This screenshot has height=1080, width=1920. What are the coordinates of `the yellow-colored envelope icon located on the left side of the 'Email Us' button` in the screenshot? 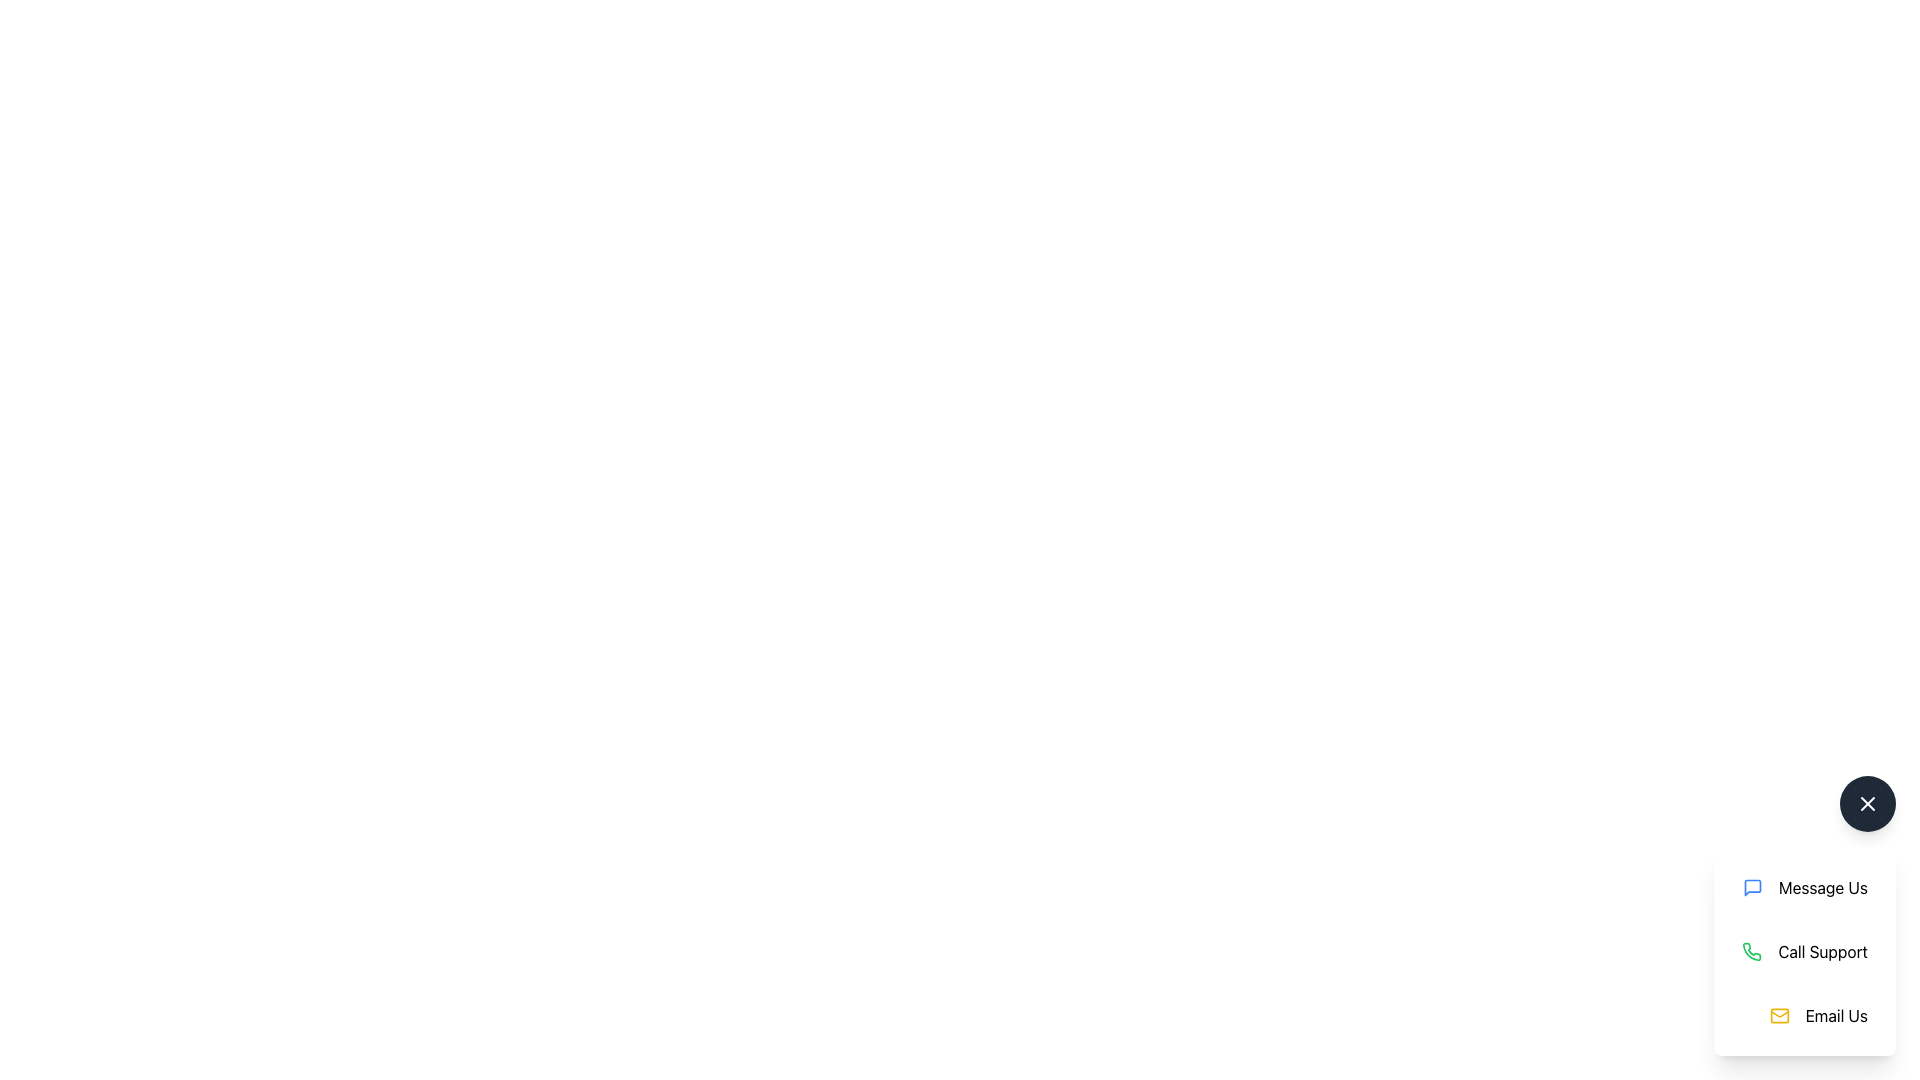 It's located at (1779, 1015).